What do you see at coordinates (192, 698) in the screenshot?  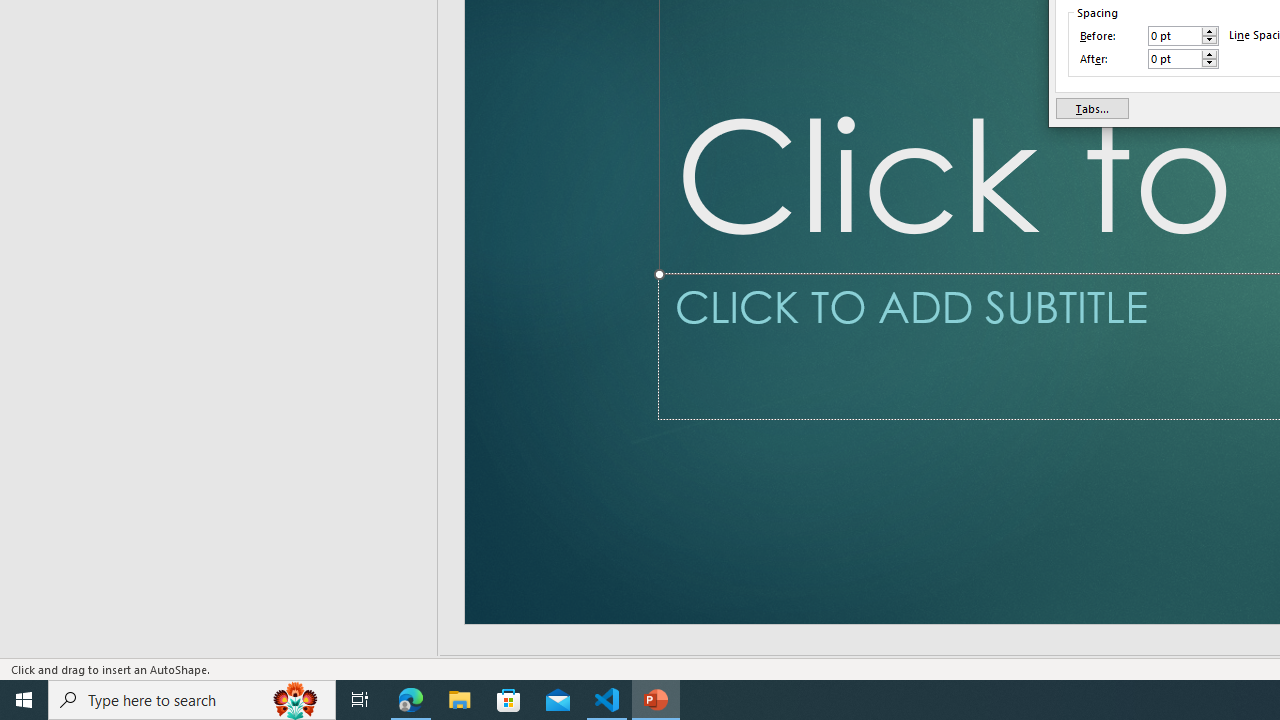 I see `'Type here to search'` at bounding box center [192, 698].